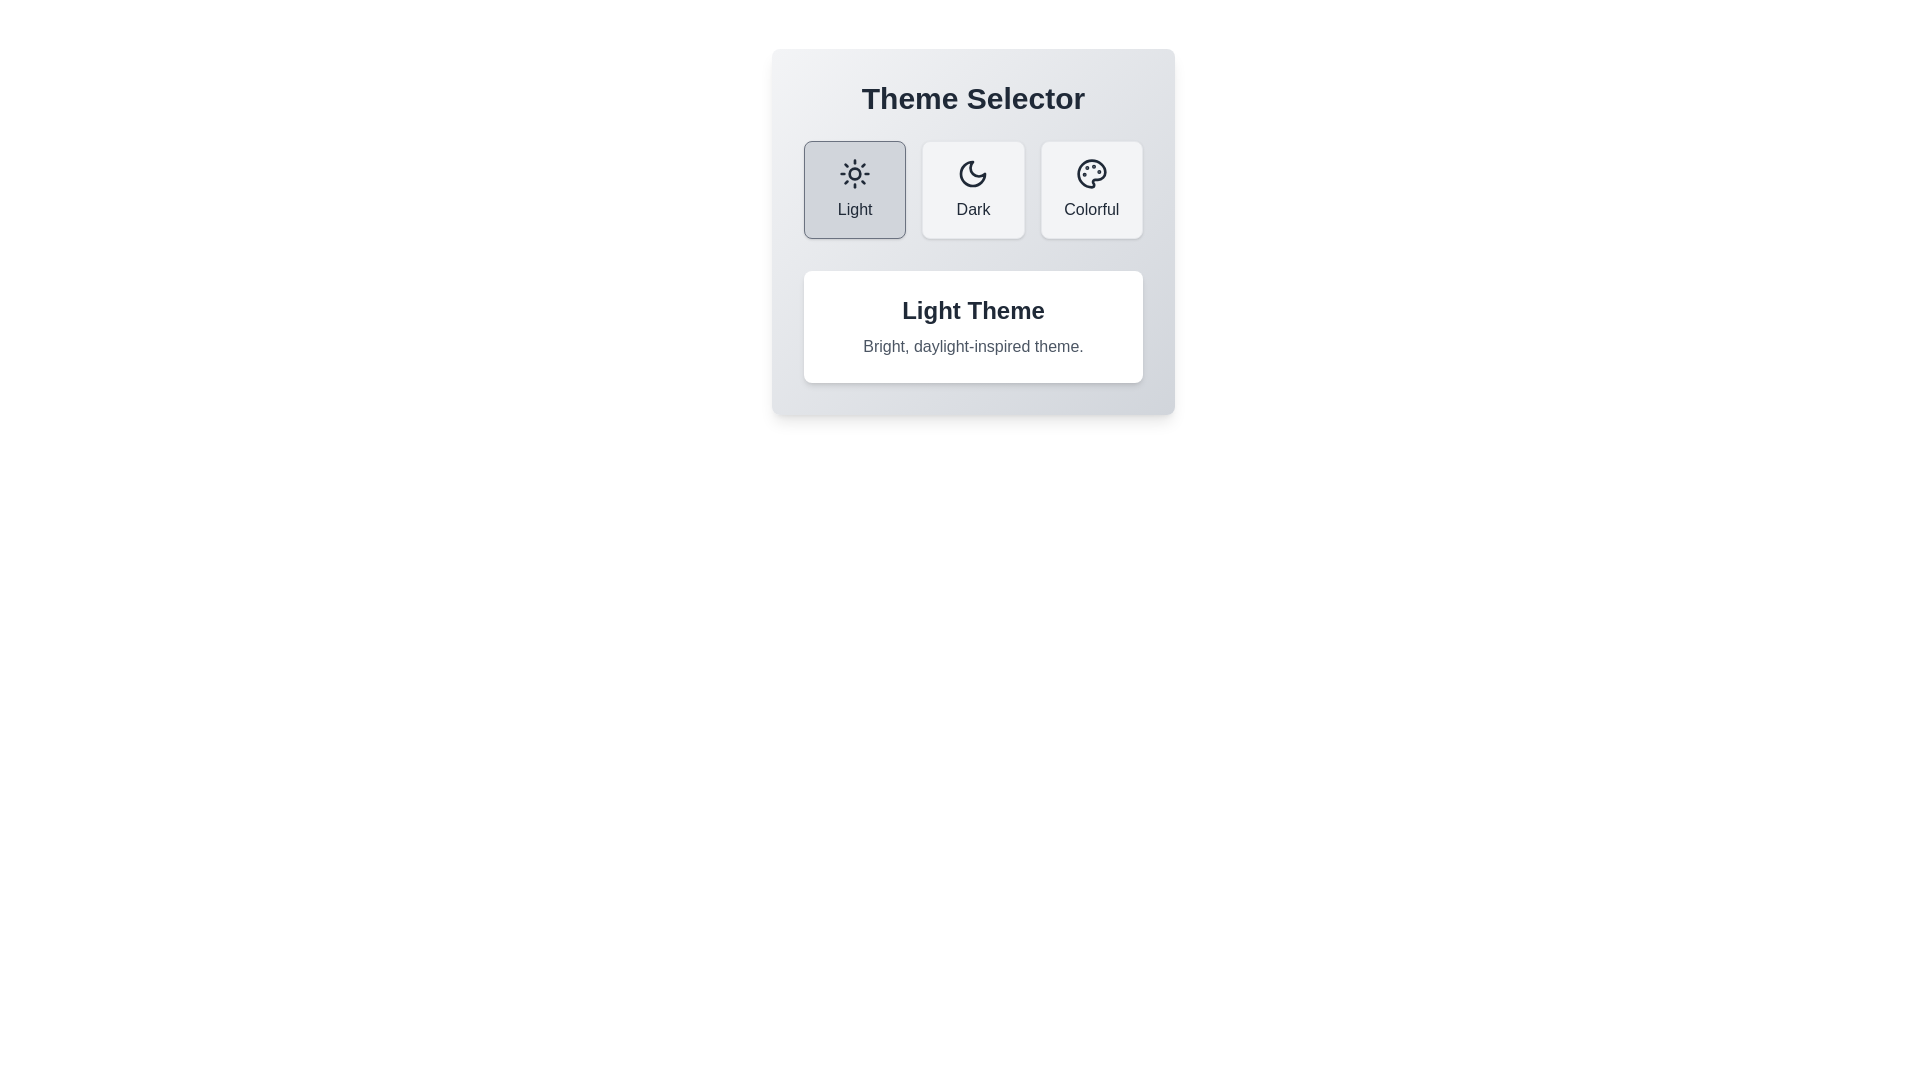  What do you see at coordinates (973, 172) in the screenshot?
I see `the 'Dark' theme option icon located in the middle of the 'Theme Selector' group` at bounding box center [973, 172].